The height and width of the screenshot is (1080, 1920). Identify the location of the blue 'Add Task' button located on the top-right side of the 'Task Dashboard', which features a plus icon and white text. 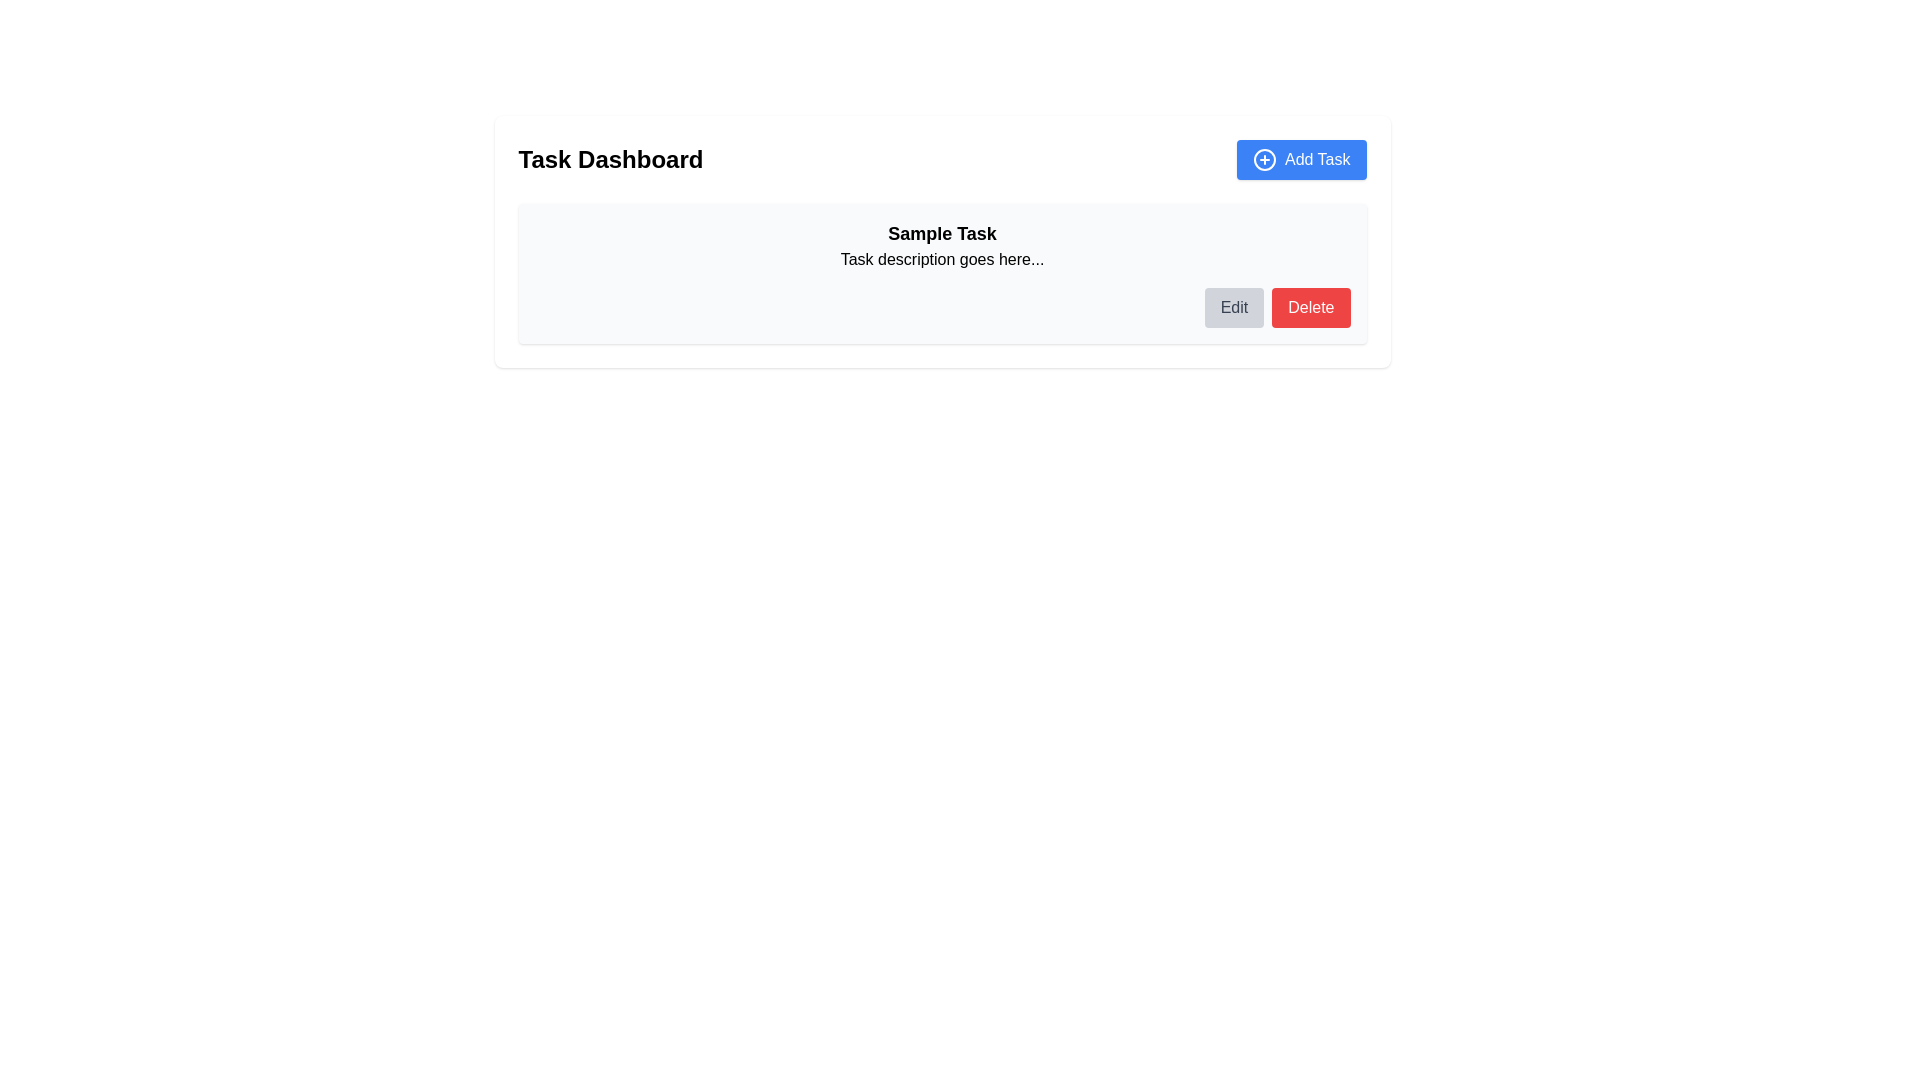
(1301, 158).